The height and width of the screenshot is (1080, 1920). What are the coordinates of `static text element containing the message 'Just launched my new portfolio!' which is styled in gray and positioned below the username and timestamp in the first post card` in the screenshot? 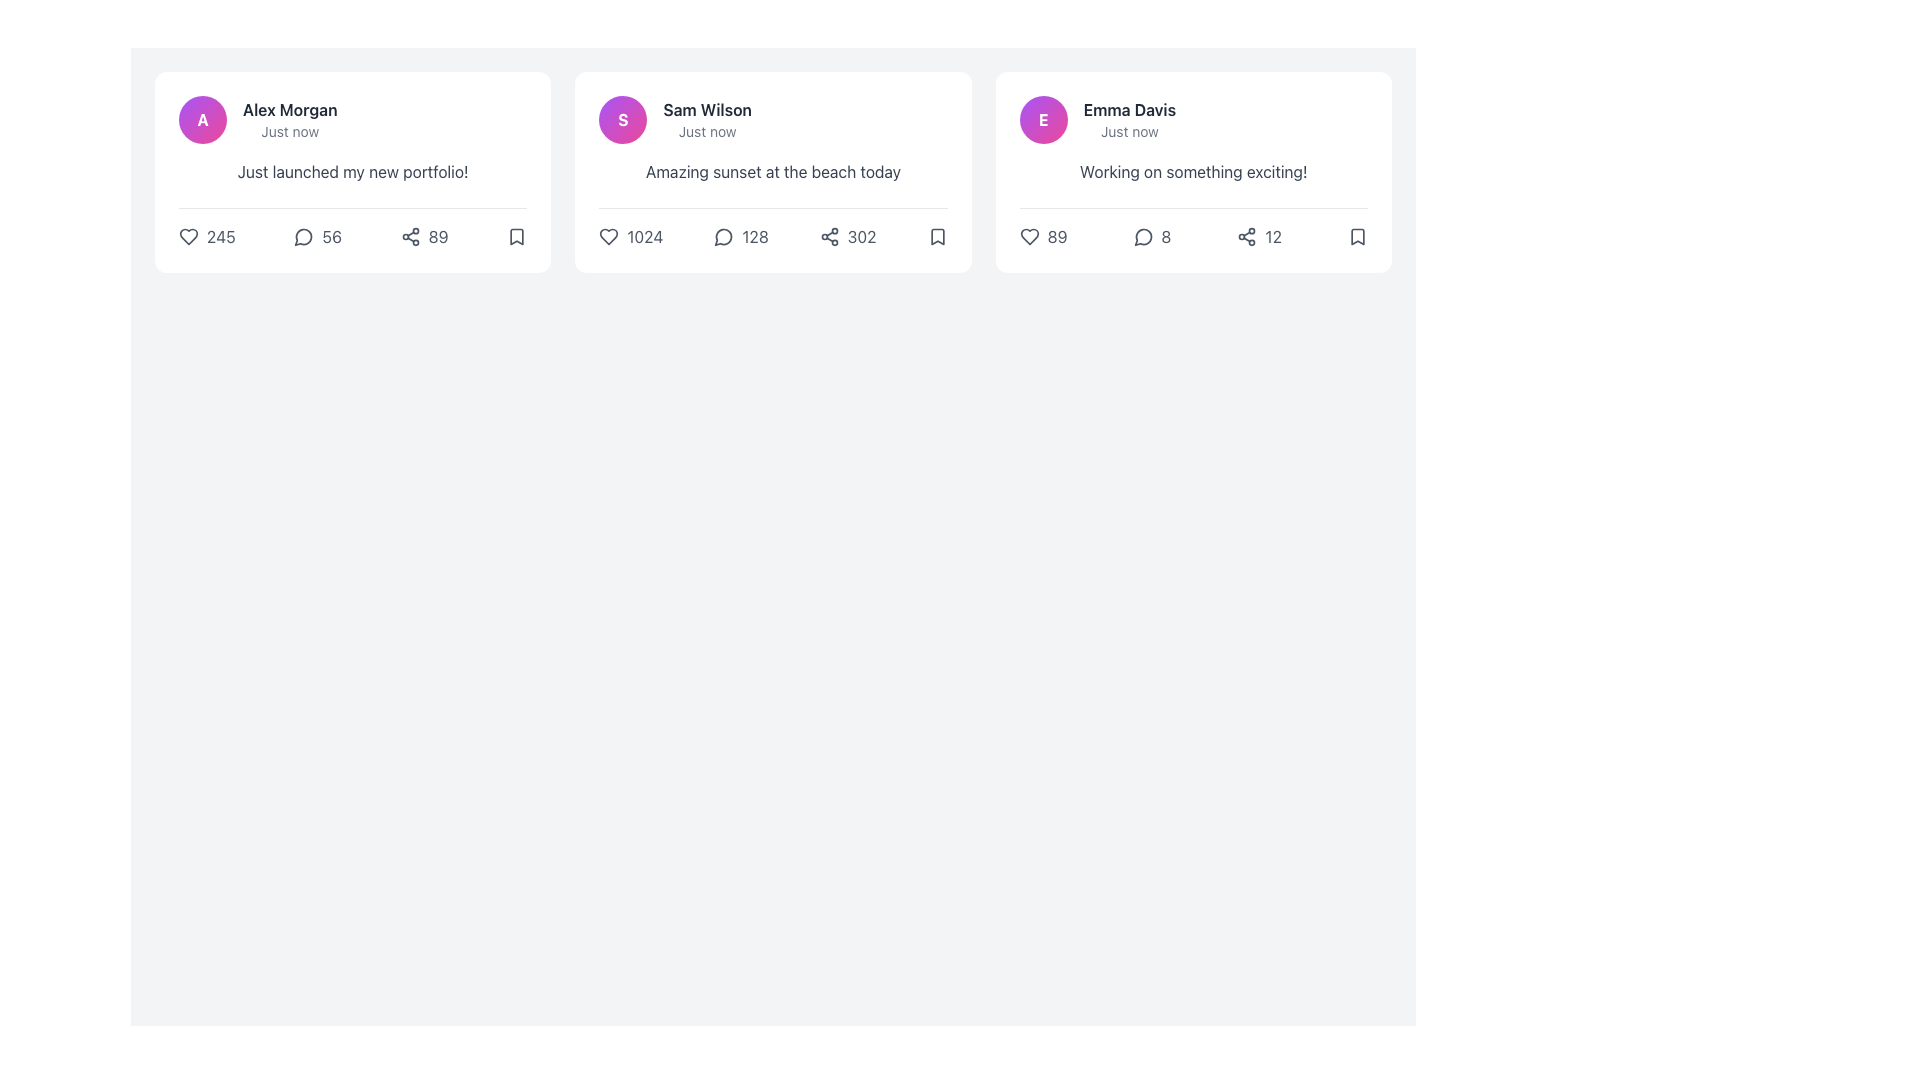 It's located at (353, 171).